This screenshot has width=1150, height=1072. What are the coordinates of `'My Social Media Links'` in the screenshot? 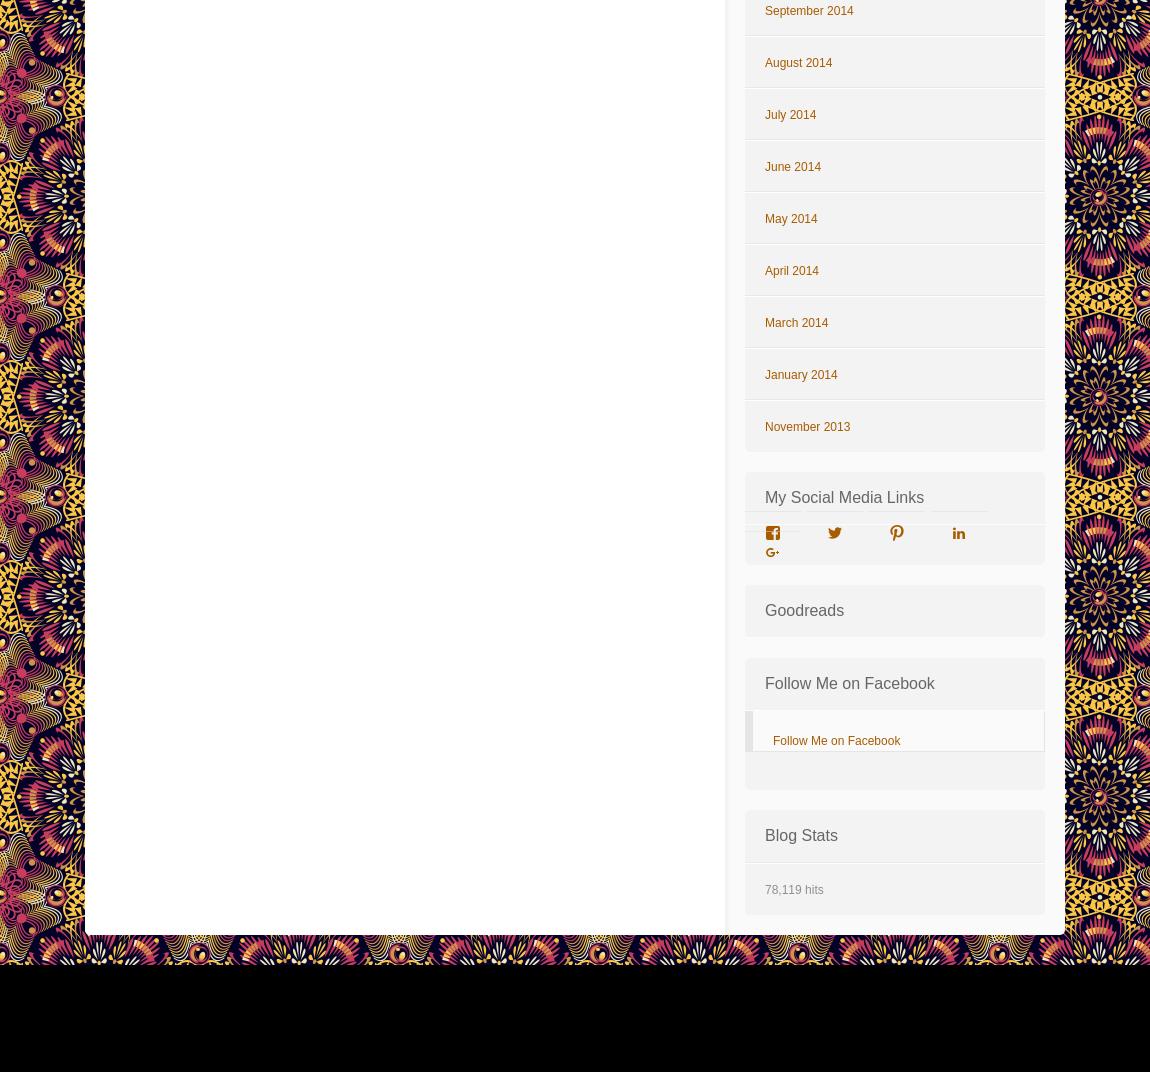 It's located at (843, 497).